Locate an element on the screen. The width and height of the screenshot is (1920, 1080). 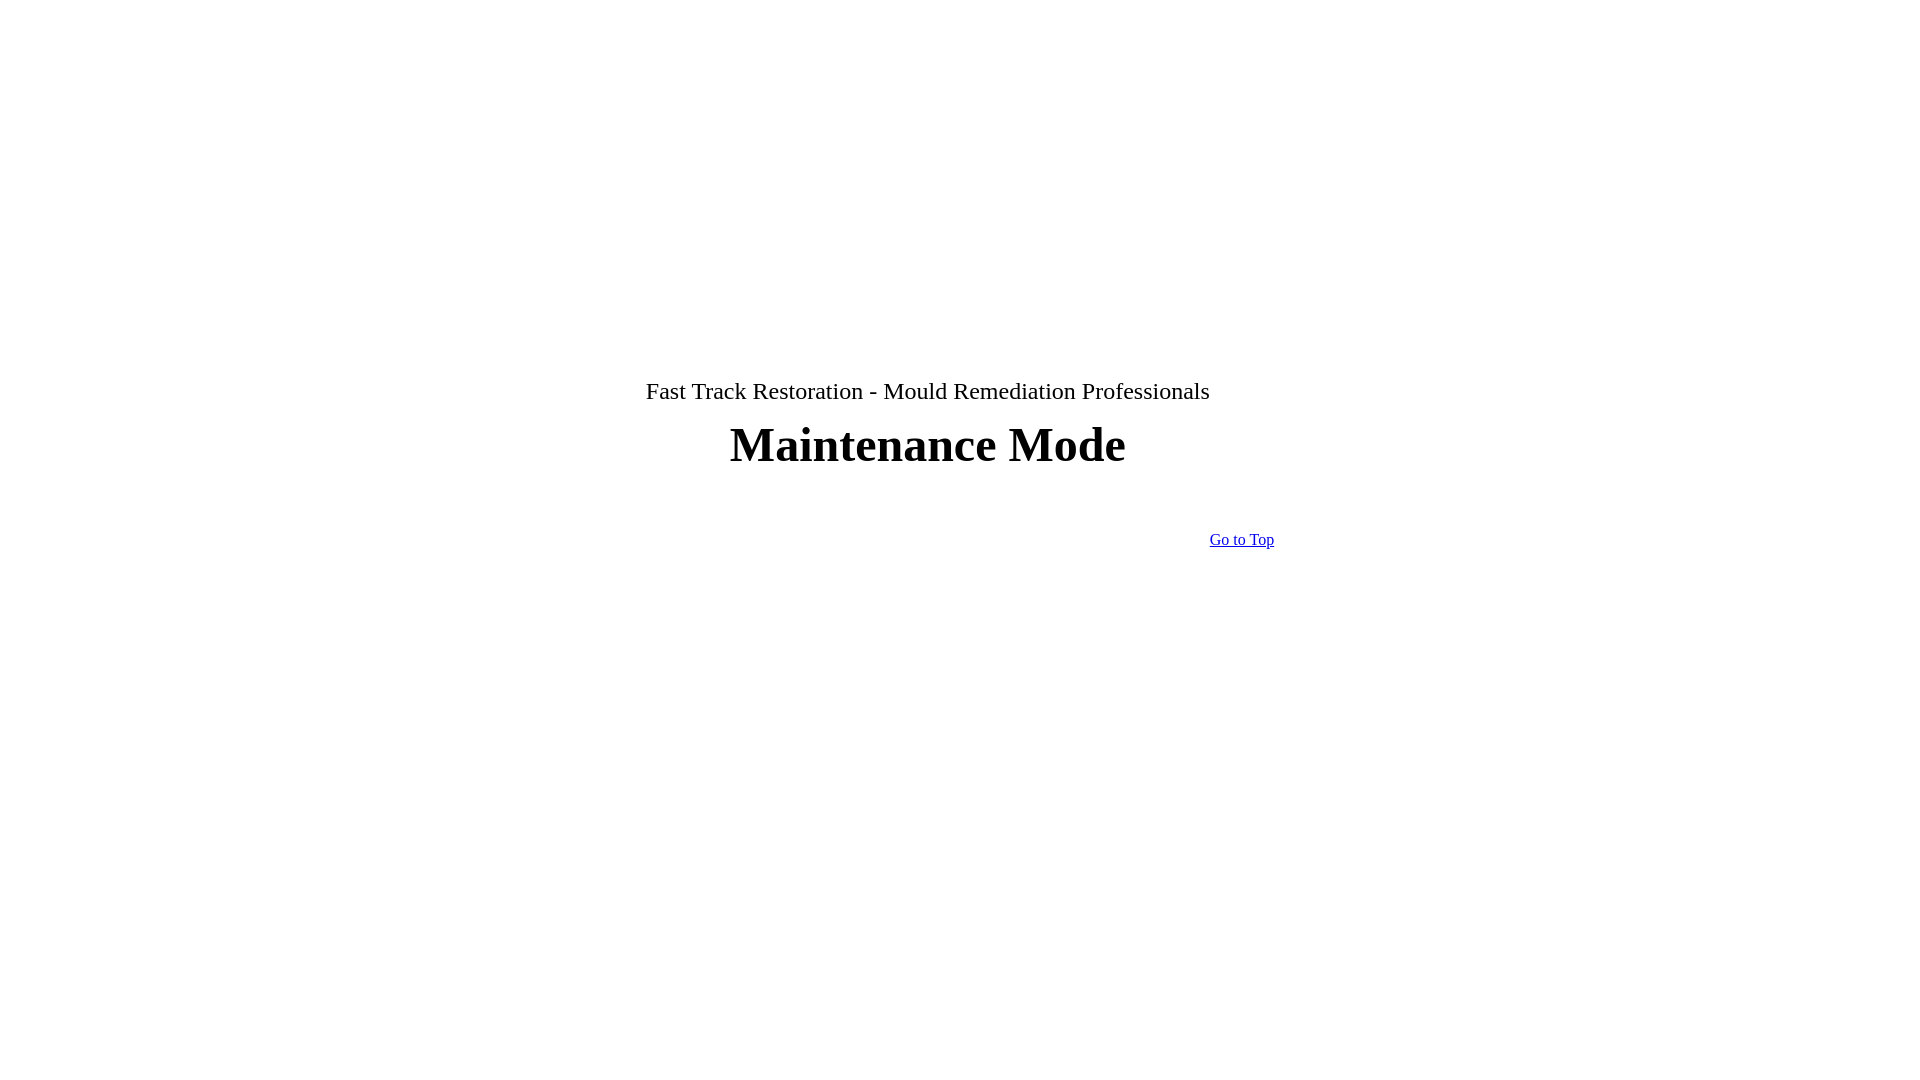
'Go to Top' is located at coordinates (1241, 538).